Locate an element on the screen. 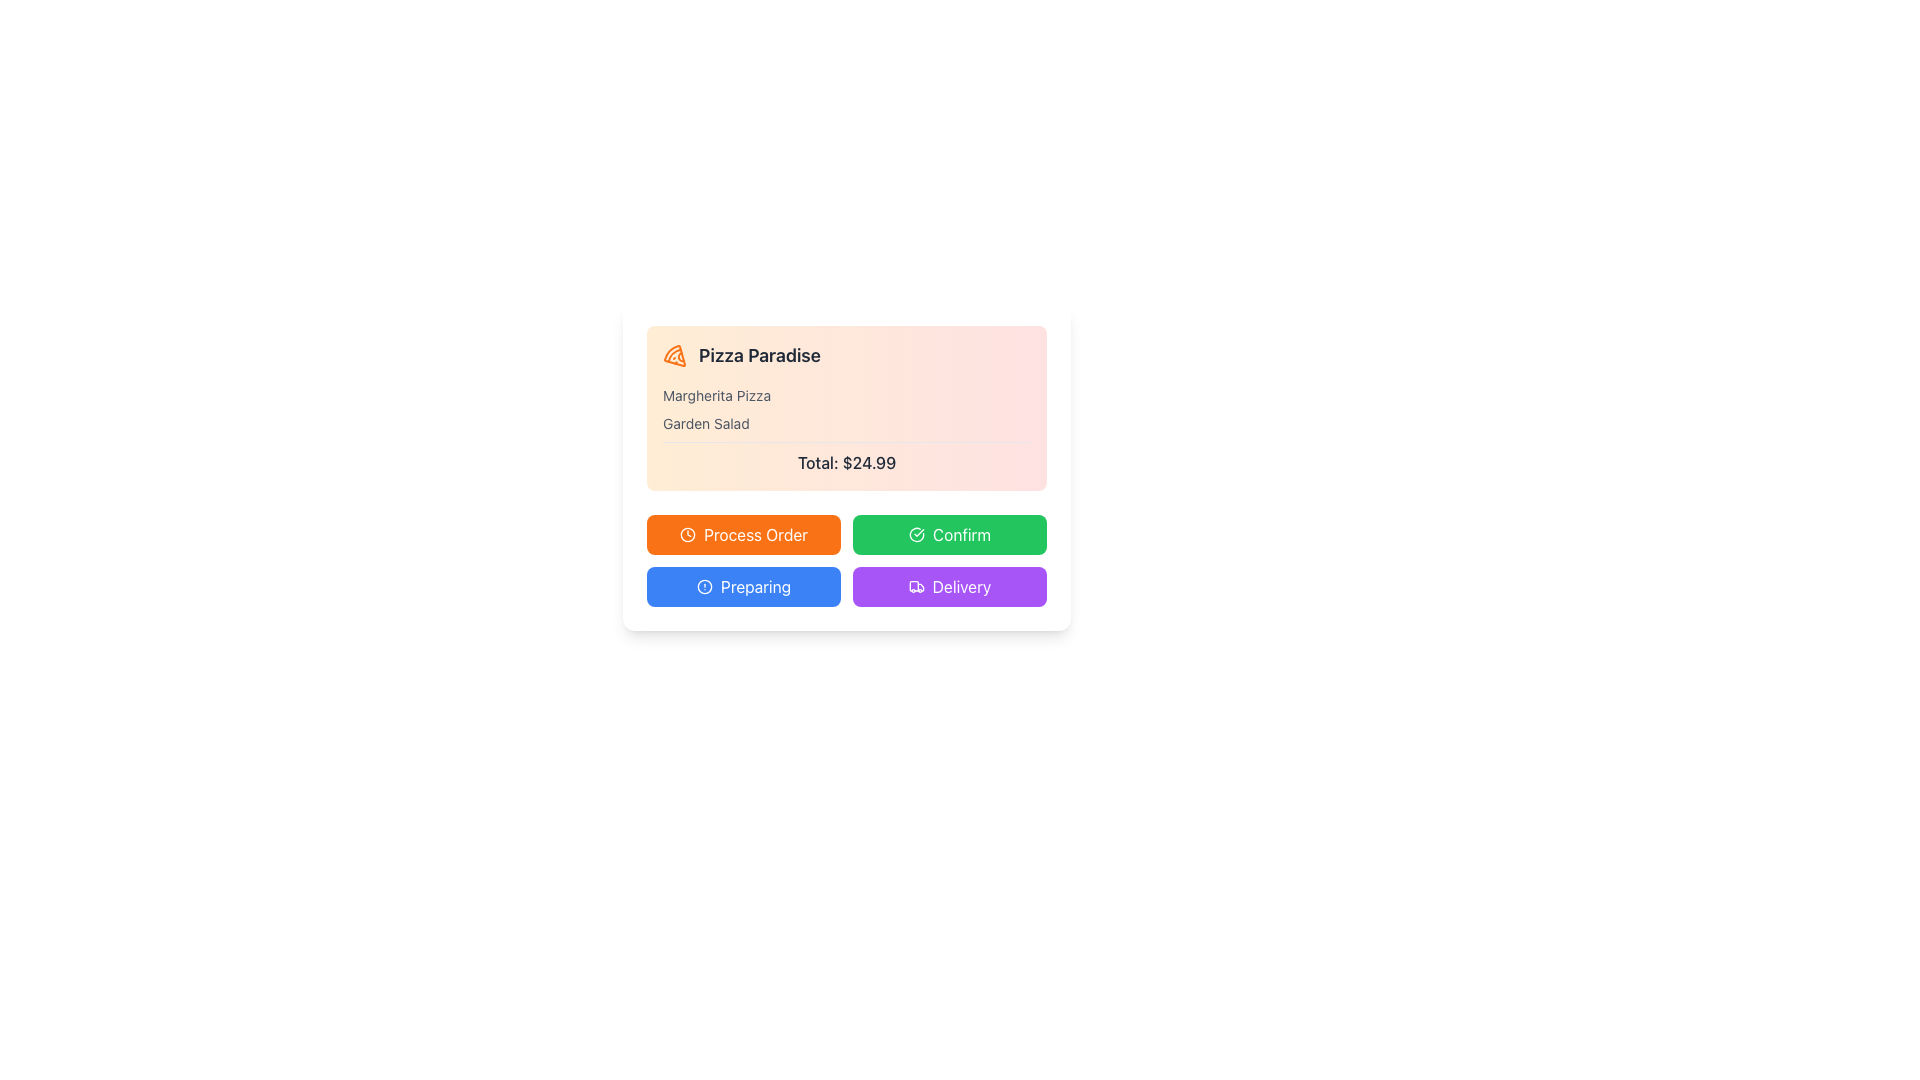 The width and height of the screenshot is (1920, 1080). the purple 'Delivery' button with white text and a truck icon, located in the lower right of the button grid is located at coordinates (949, 585).